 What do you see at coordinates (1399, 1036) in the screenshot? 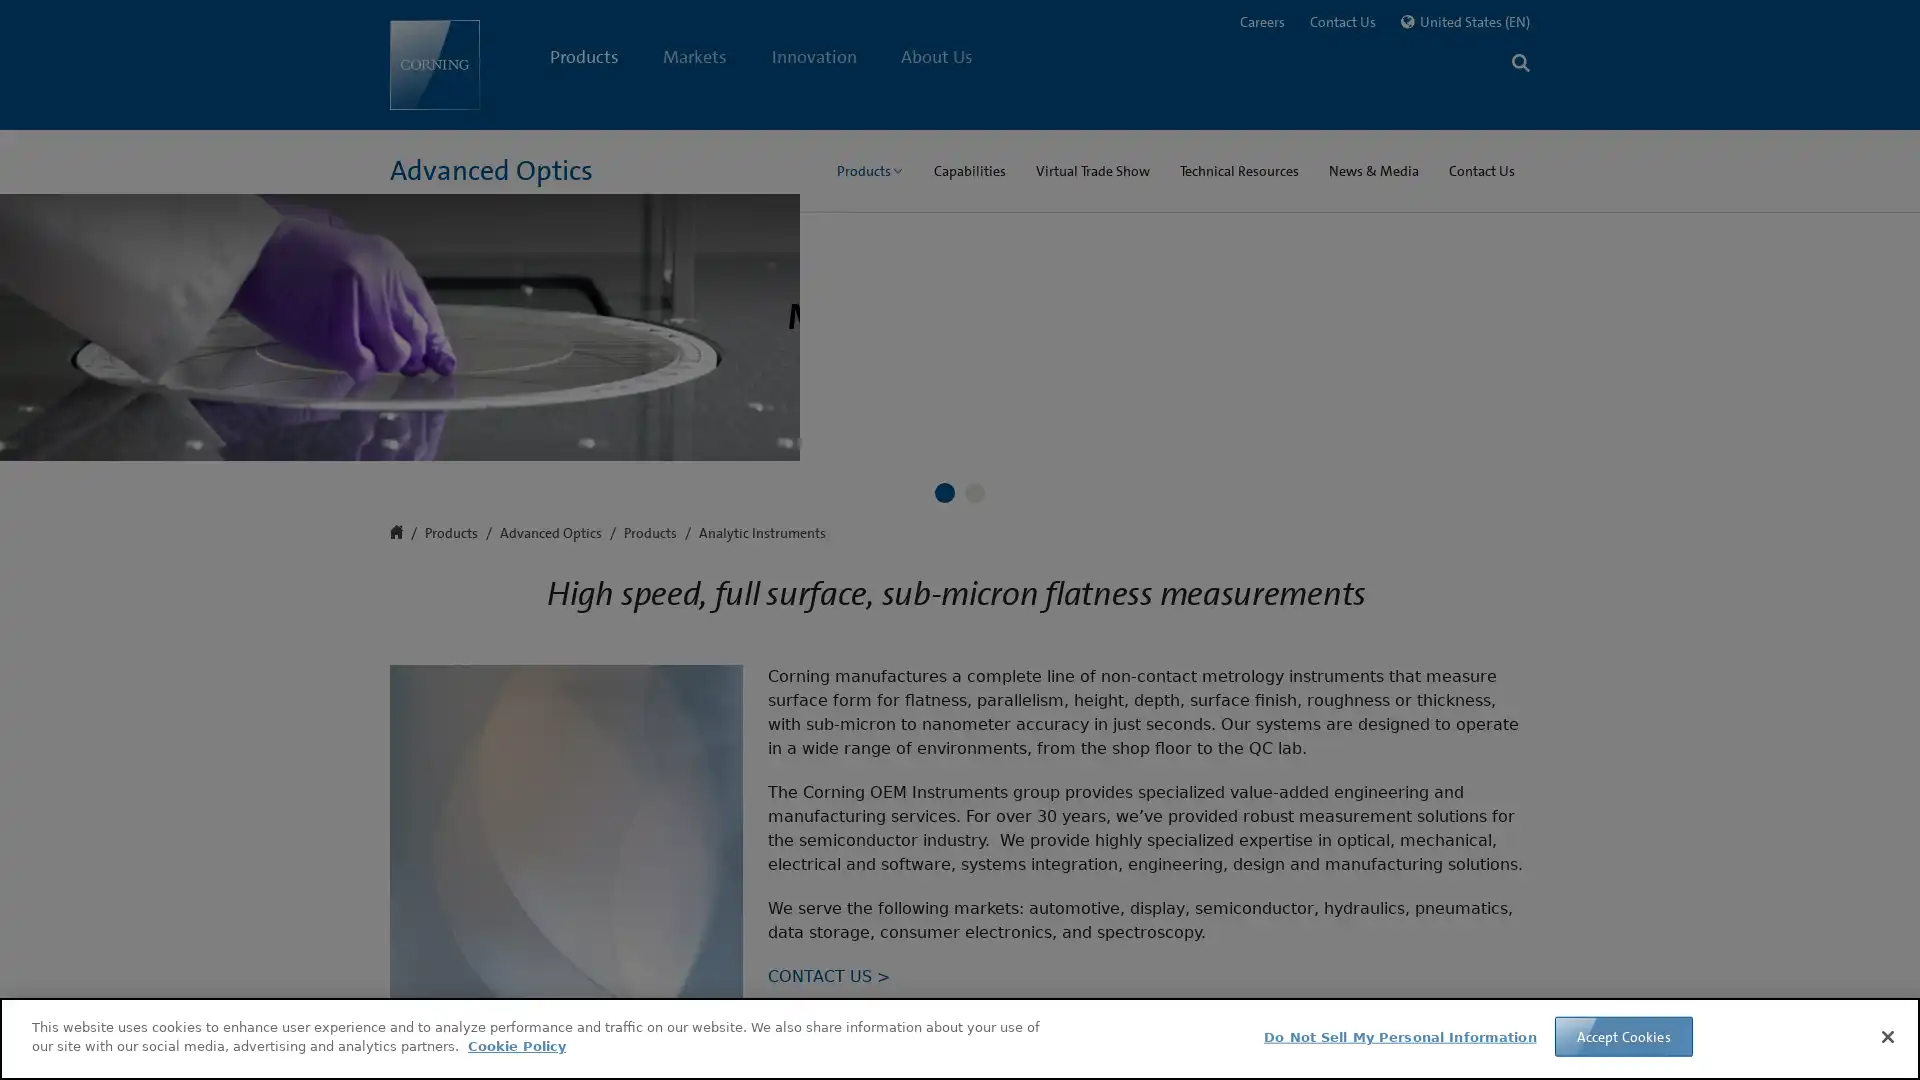
I see `Do Not Sell My Personal Information` at bounding box center [1399, 1036].